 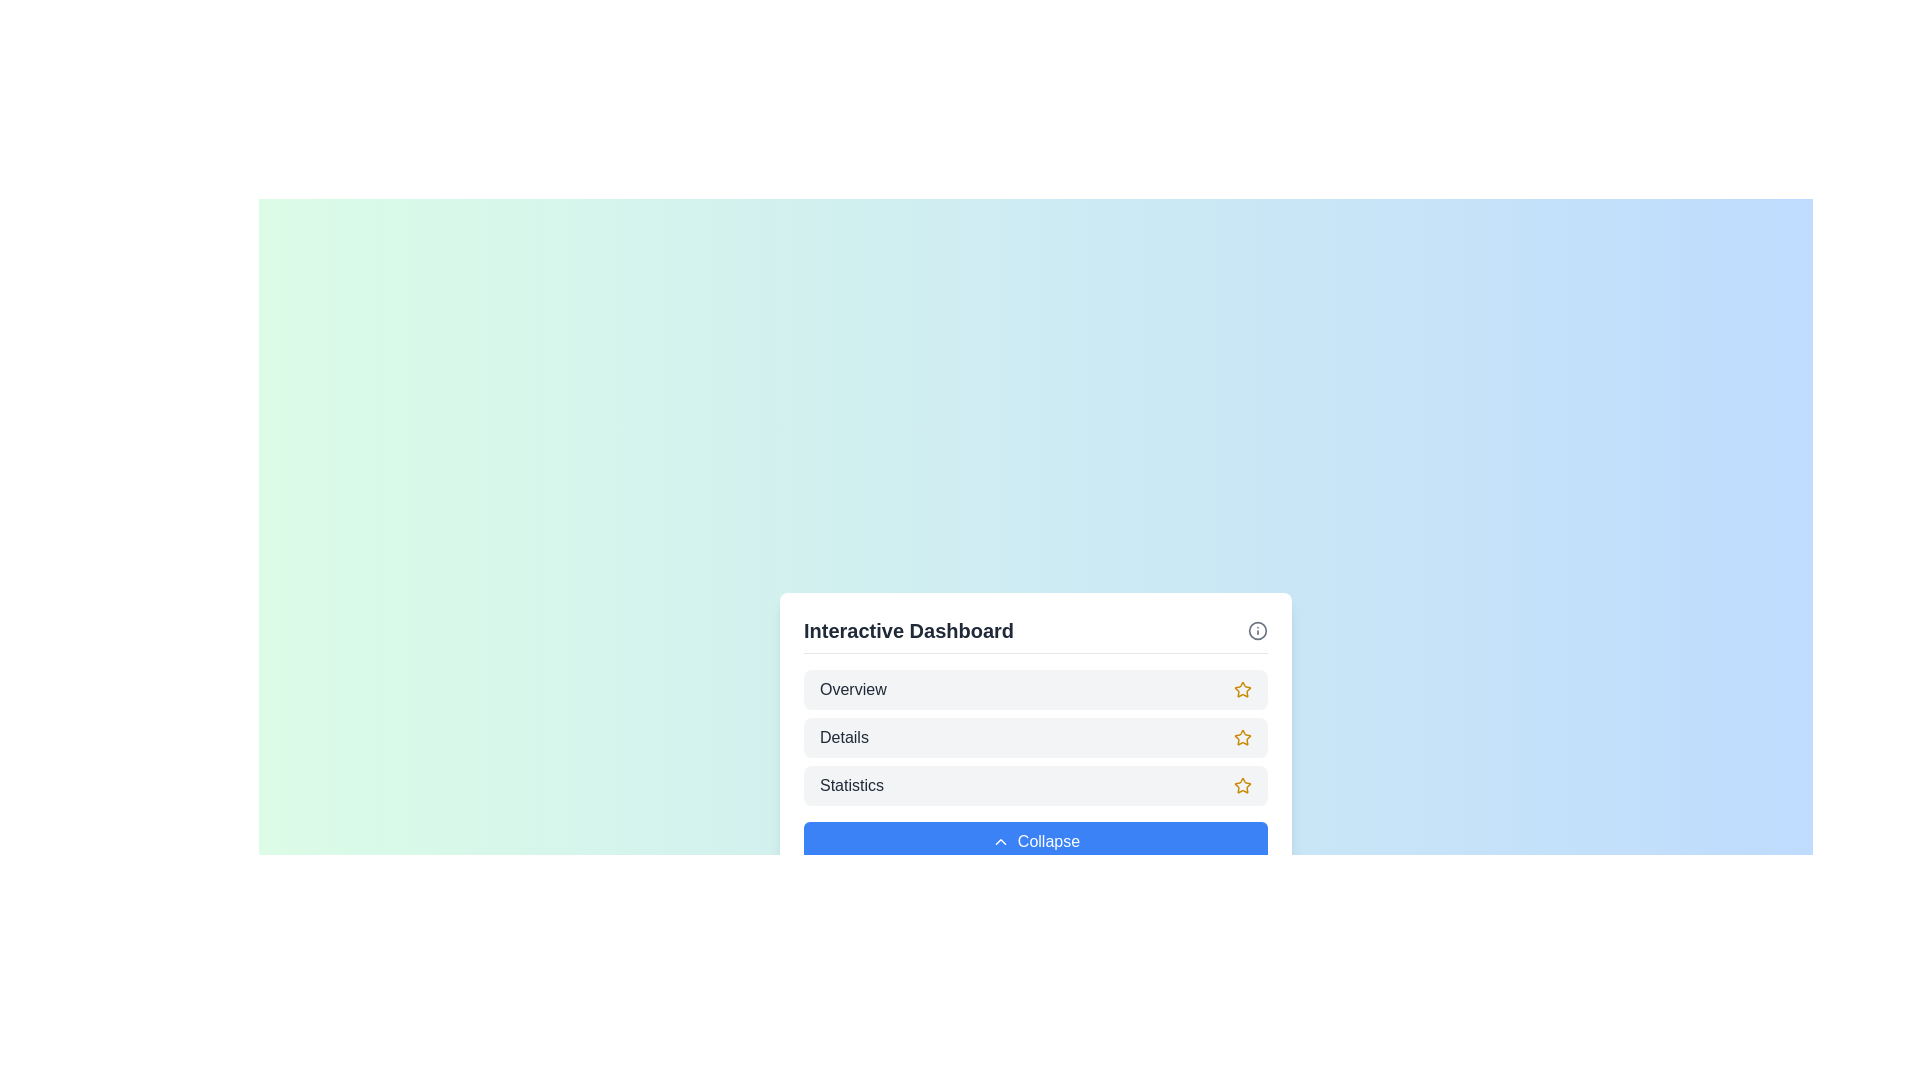 What do you see at coordinates (1242, 688) in the screenshot?
I see `the star icon located to the far right of the 'Overview' text in the top item of the menu to mark it as a favorite` at bounding box center [1242, 688].